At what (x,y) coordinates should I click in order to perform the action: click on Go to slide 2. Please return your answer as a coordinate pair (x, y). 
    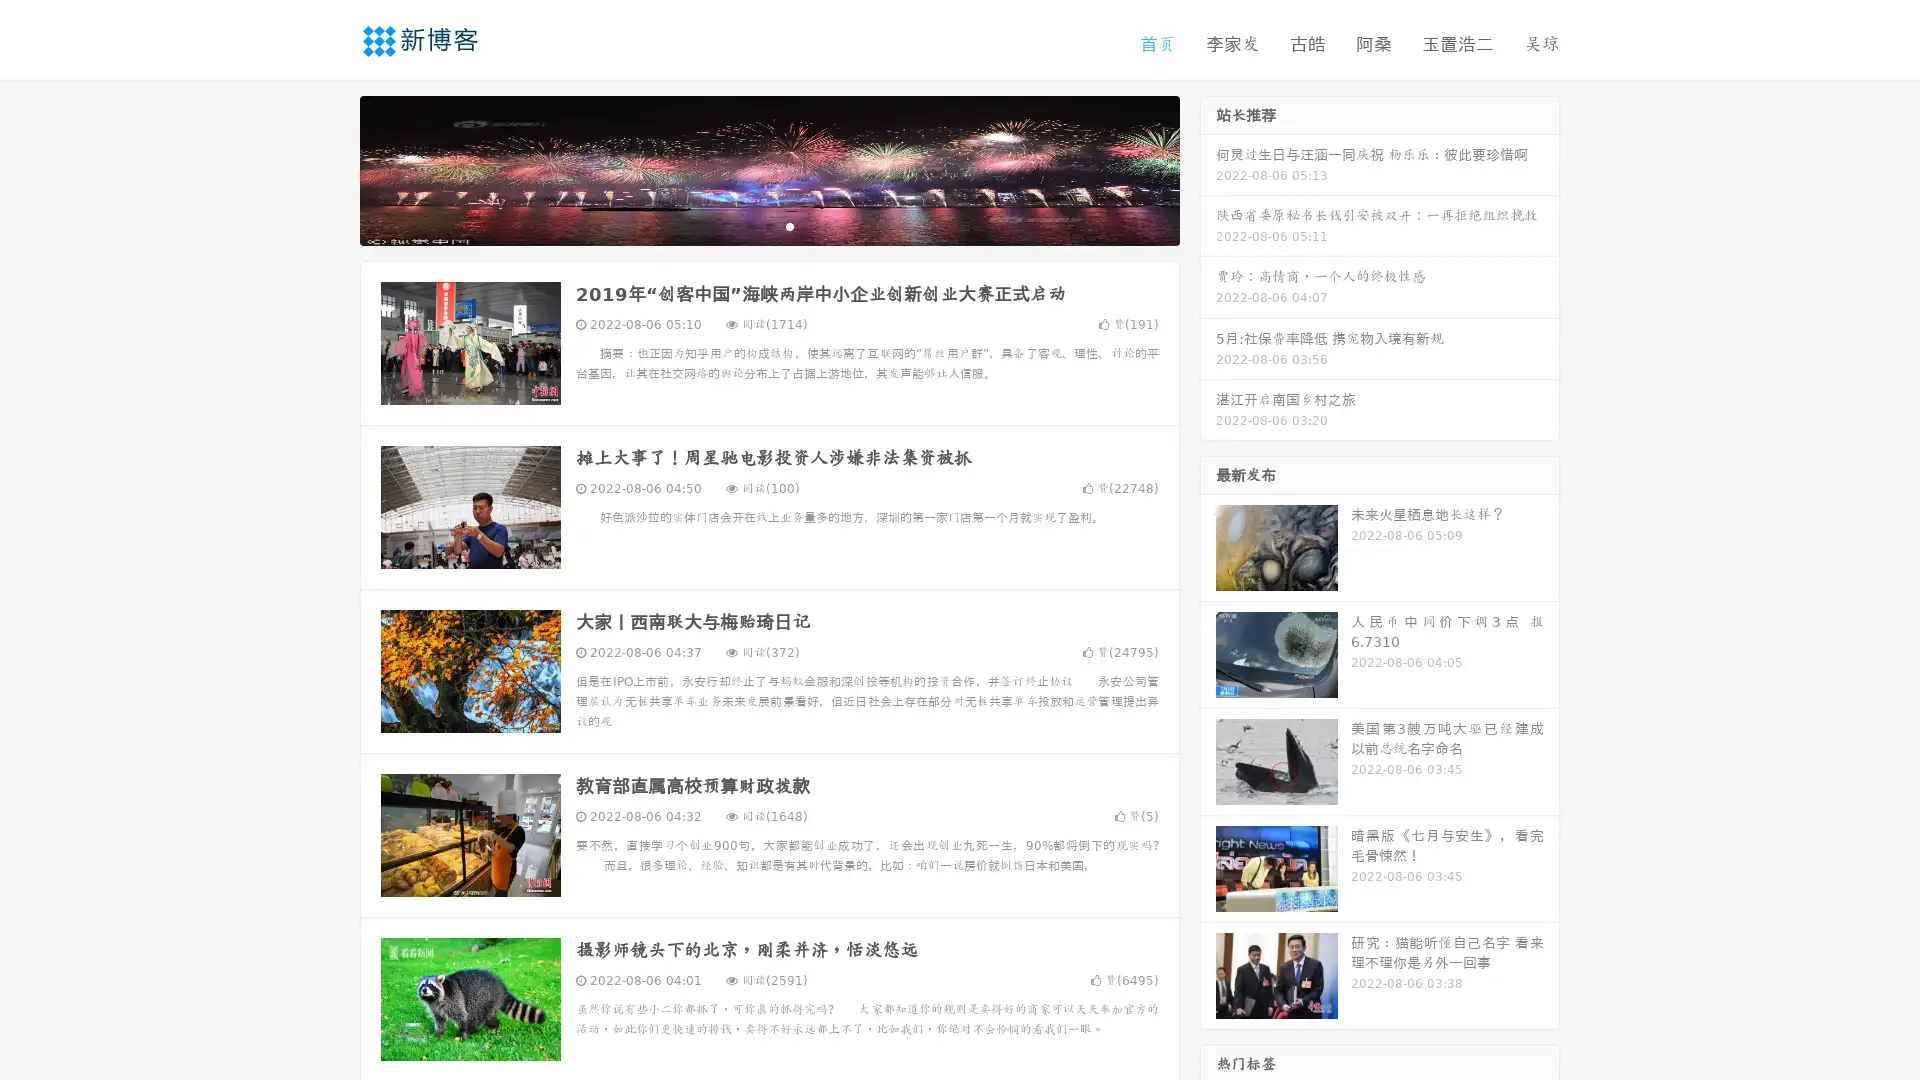
    Looking at the image, I should click on (768, 225).